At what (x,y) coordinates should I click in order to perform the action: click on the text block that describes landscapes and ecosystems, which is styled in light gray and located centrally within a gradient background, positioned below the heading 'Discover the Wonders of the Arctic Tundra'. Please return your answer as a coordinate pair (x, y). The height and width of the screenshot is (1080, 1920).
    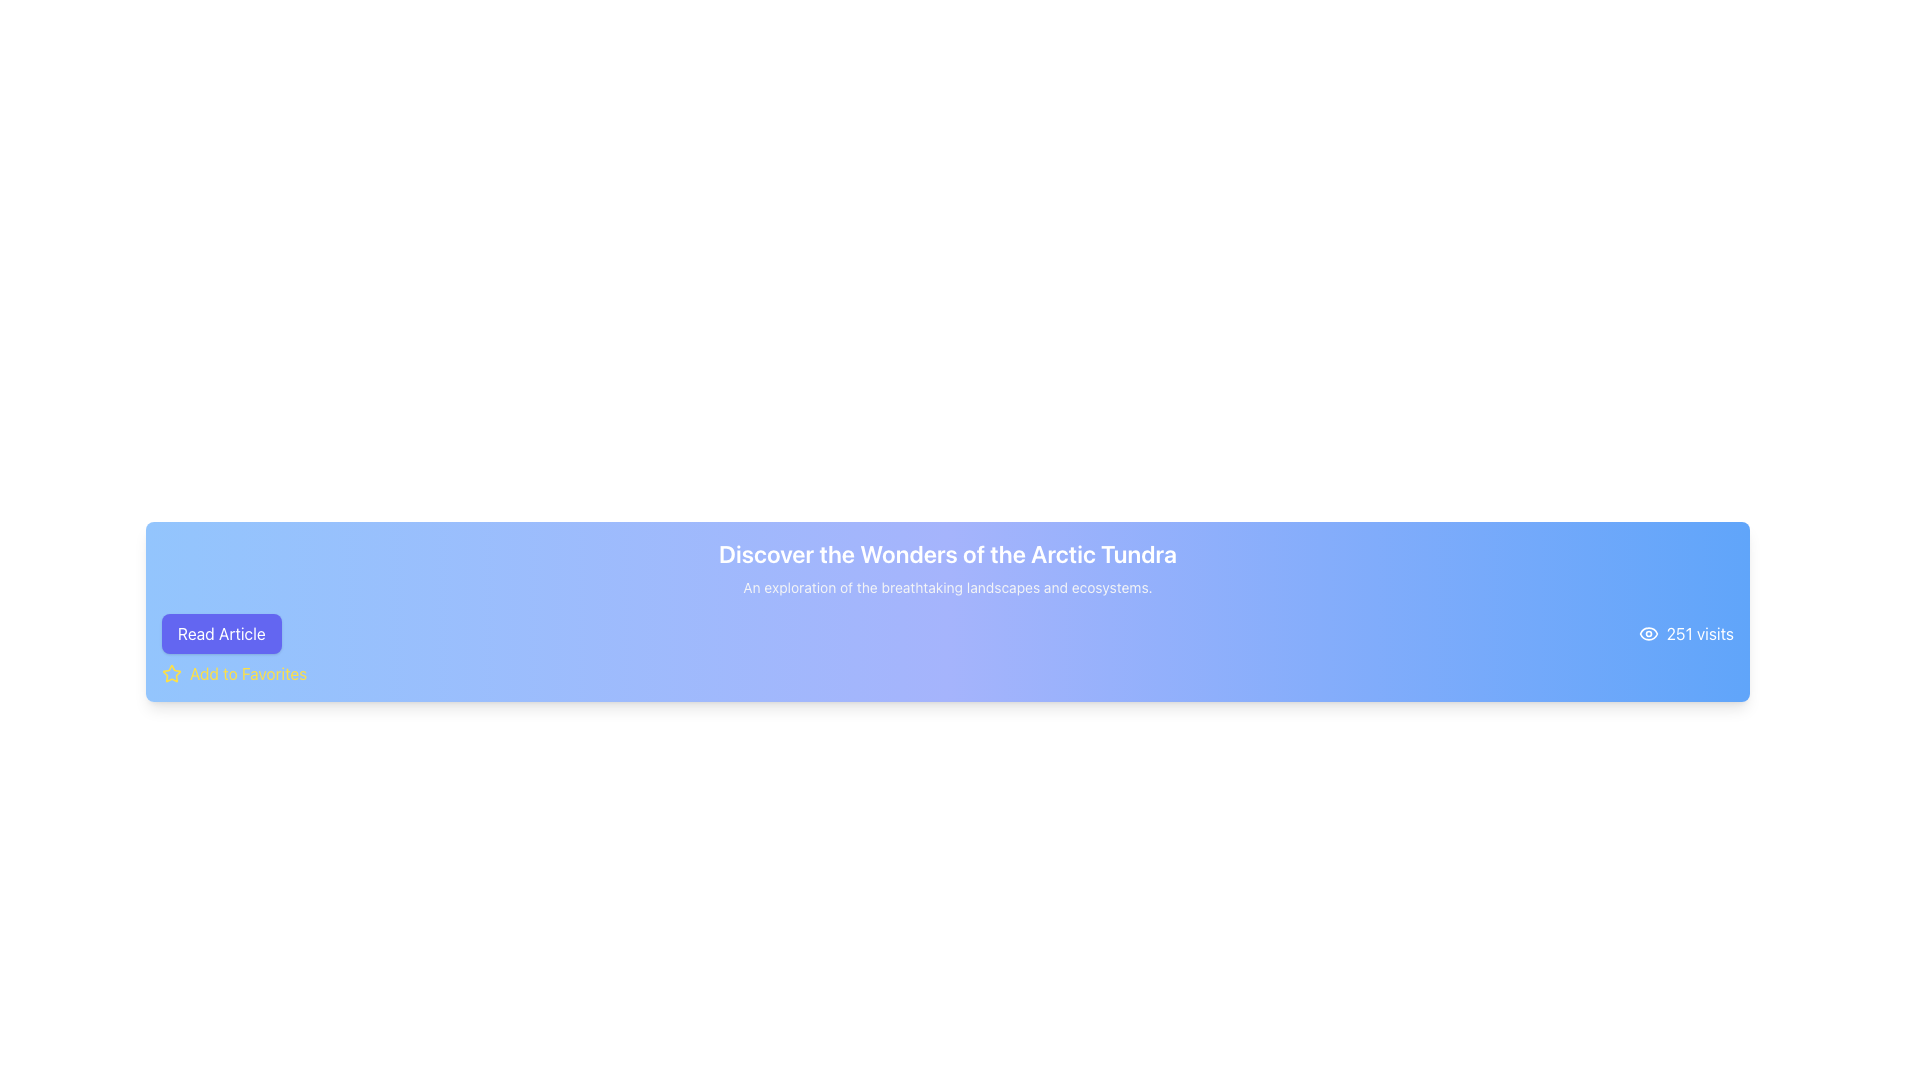
    Looking at the image, I should click on (947, 586).